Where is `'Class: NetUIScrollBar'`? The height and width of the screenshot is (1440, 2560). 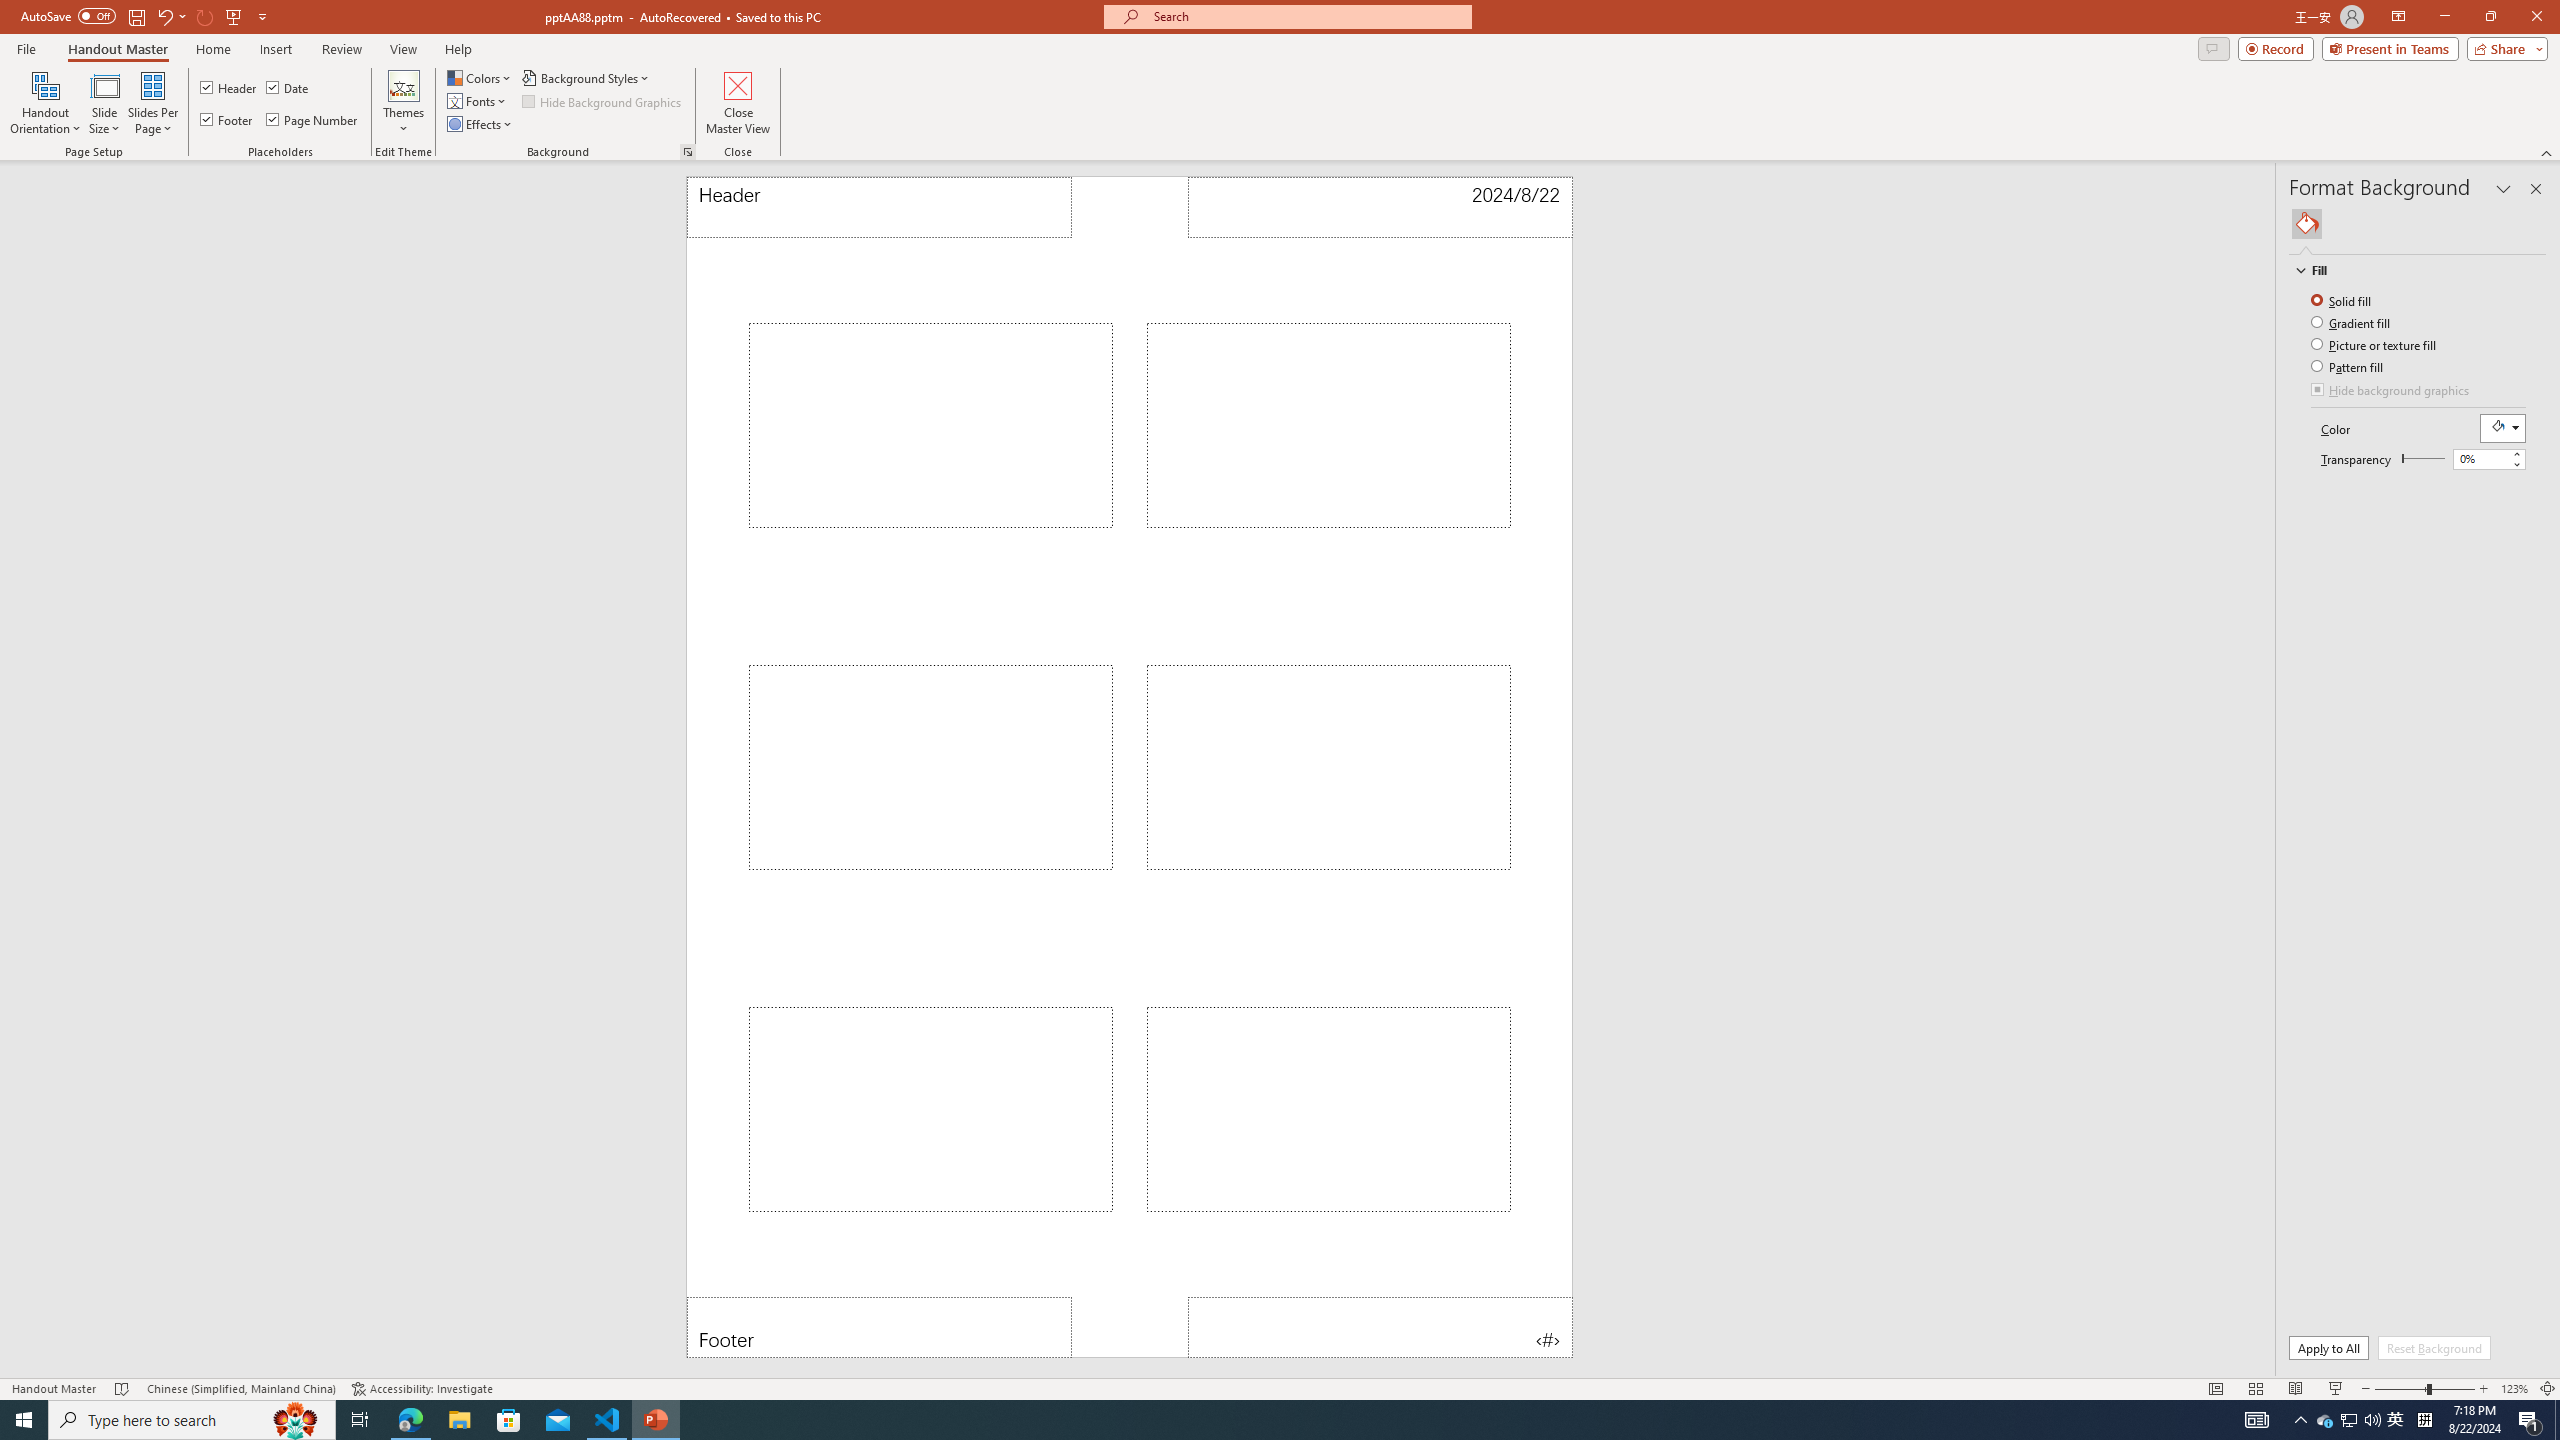
'Class: NetUIScrollBar' is located at coordinates (2537, 793).